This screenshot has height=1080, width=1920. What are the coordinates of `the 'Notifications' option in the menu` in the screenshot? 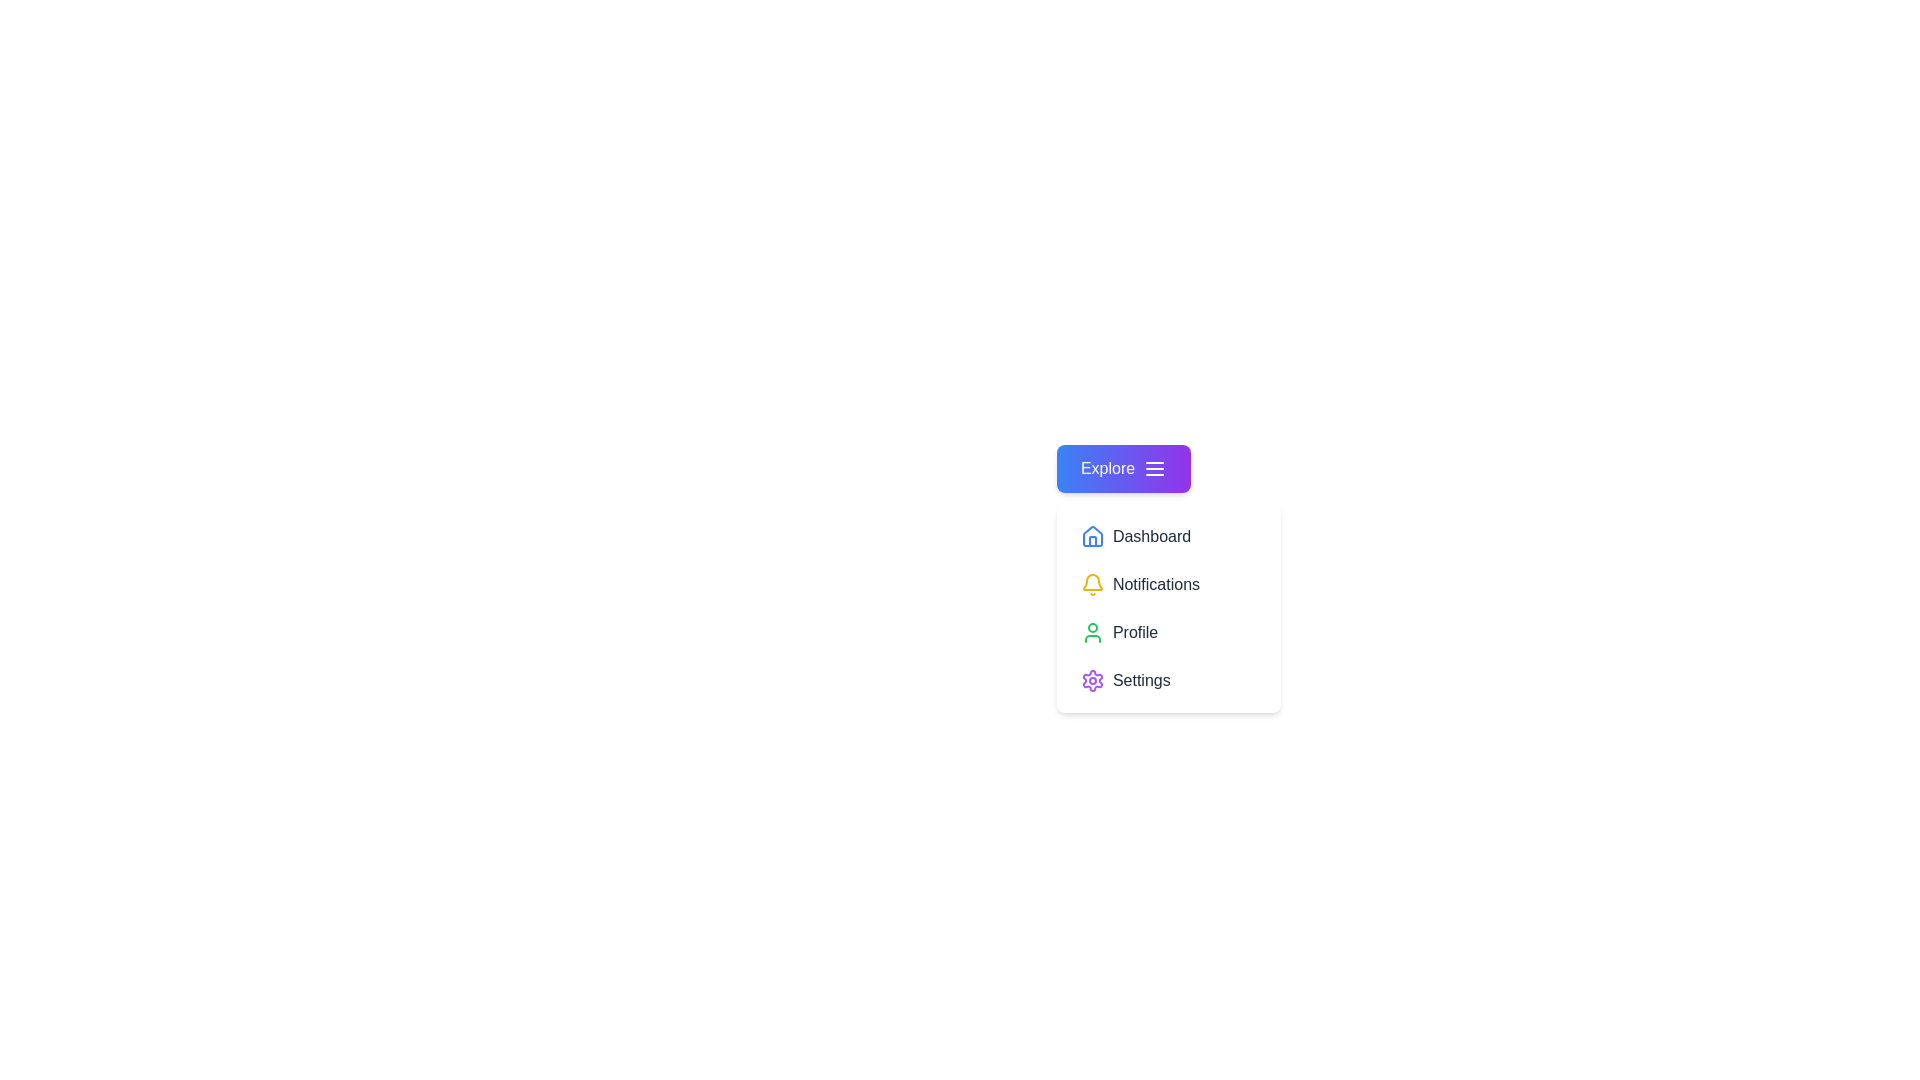 It's located at (1168, 585).